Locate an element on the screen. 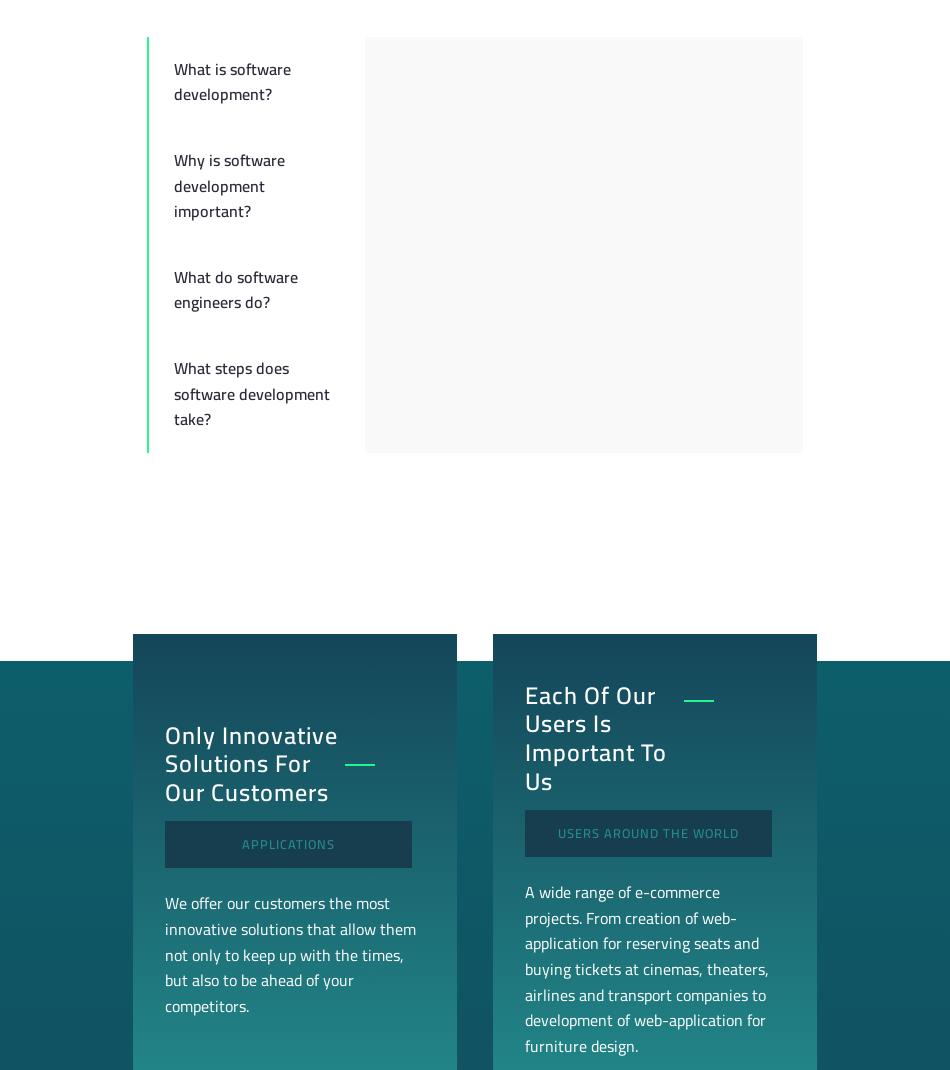 Image resolution: width=950 pixels, height=1070 pixels. 'What do software engineers do?' is located at coordinates (235, 289).